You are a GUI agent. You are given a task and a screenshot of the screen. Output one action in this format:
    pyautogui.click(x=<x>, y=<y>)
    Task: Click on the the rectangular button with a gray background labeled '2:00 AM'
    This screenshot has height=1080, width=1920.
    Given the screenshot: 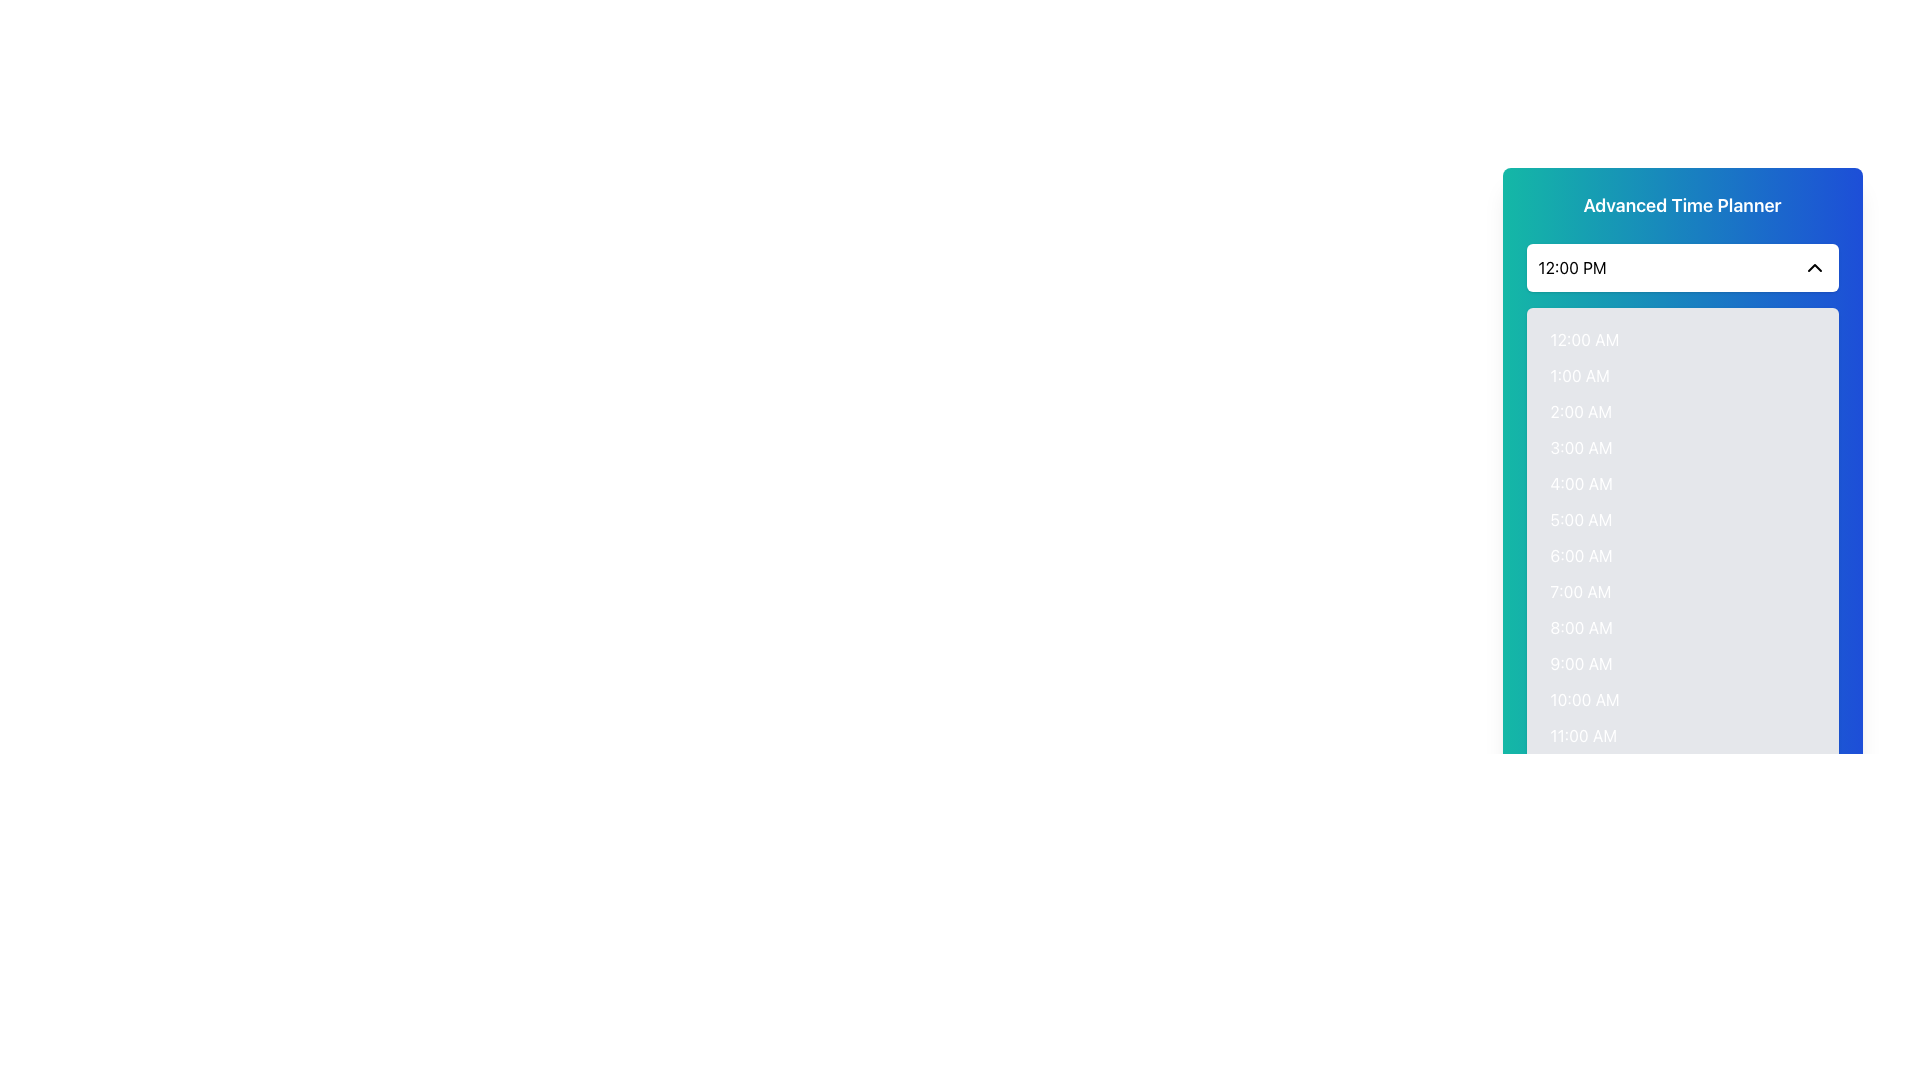 What is the action you would take?
    pyautogui.click(x=1681, y=411)
    